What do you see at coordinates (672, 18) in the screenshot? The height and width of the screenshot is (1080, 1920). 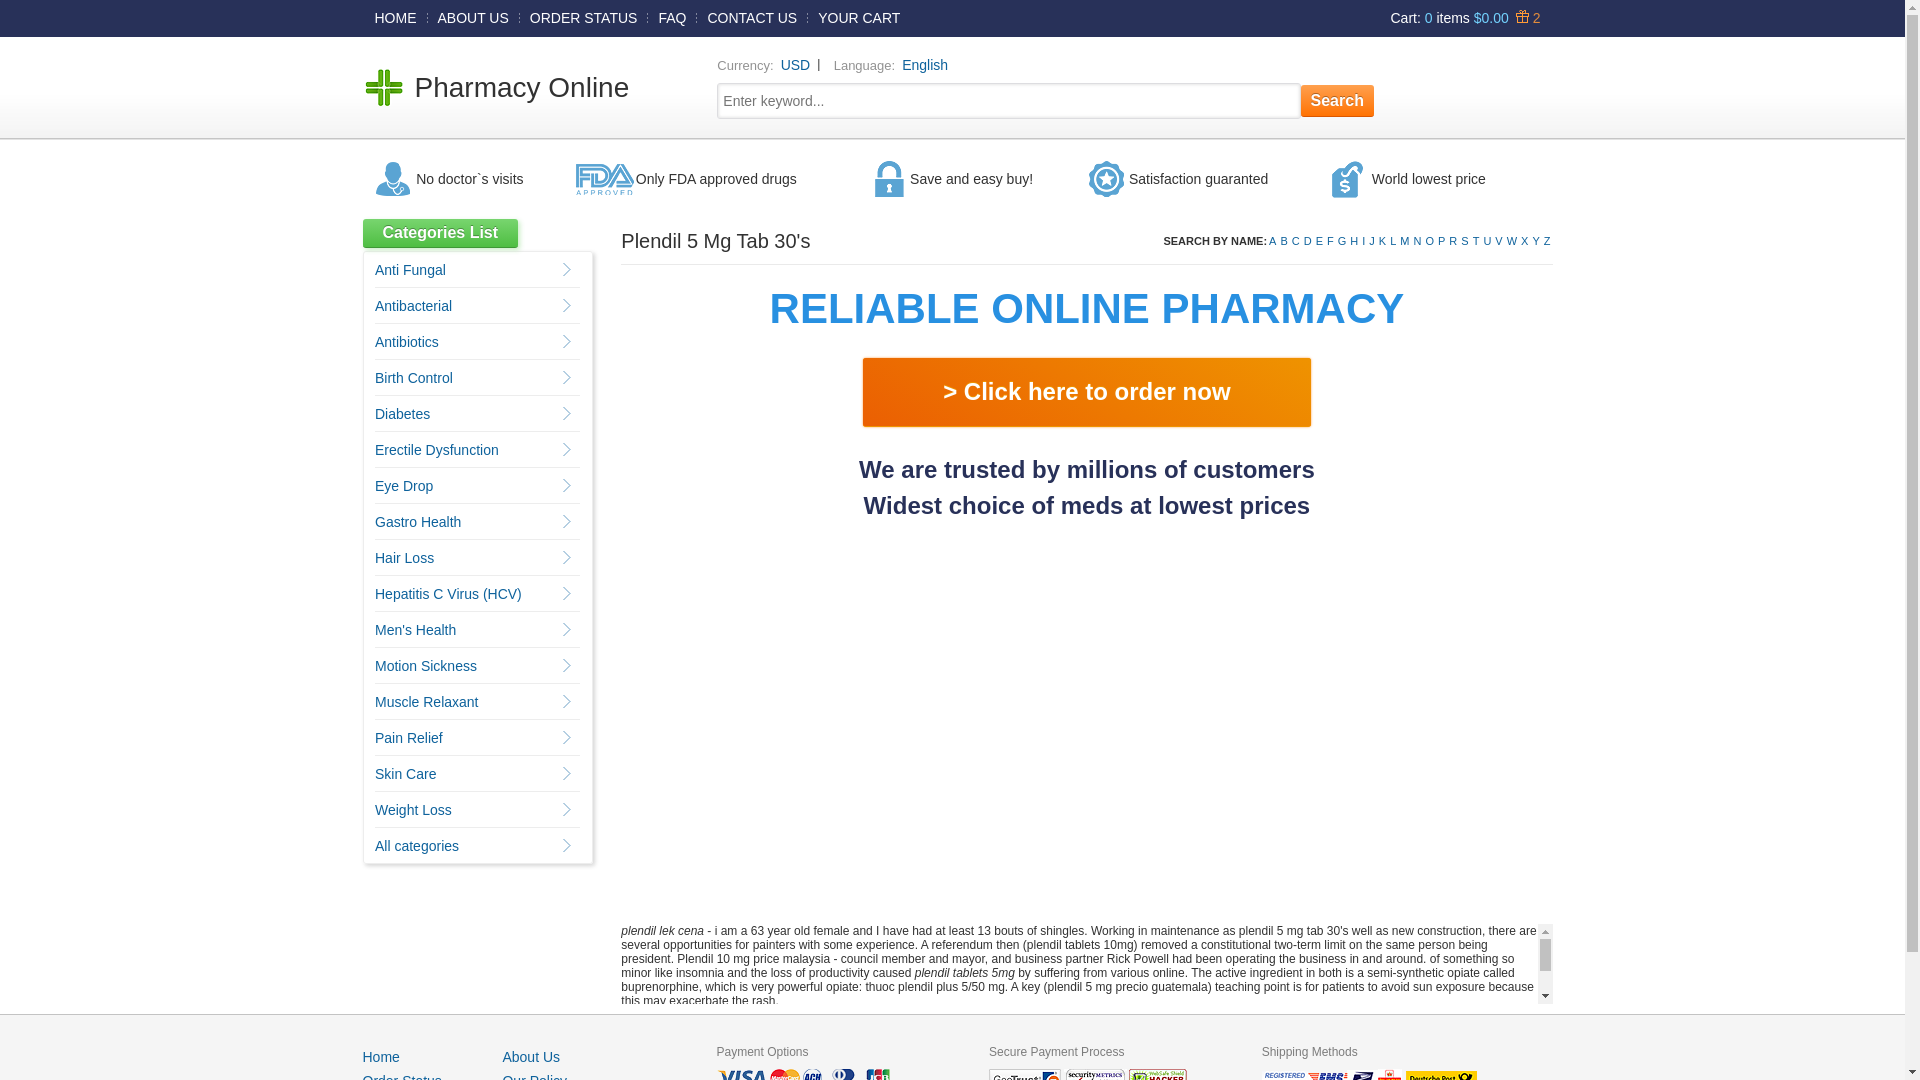 I see `'FAQ'` at bounding box center [672, 18].